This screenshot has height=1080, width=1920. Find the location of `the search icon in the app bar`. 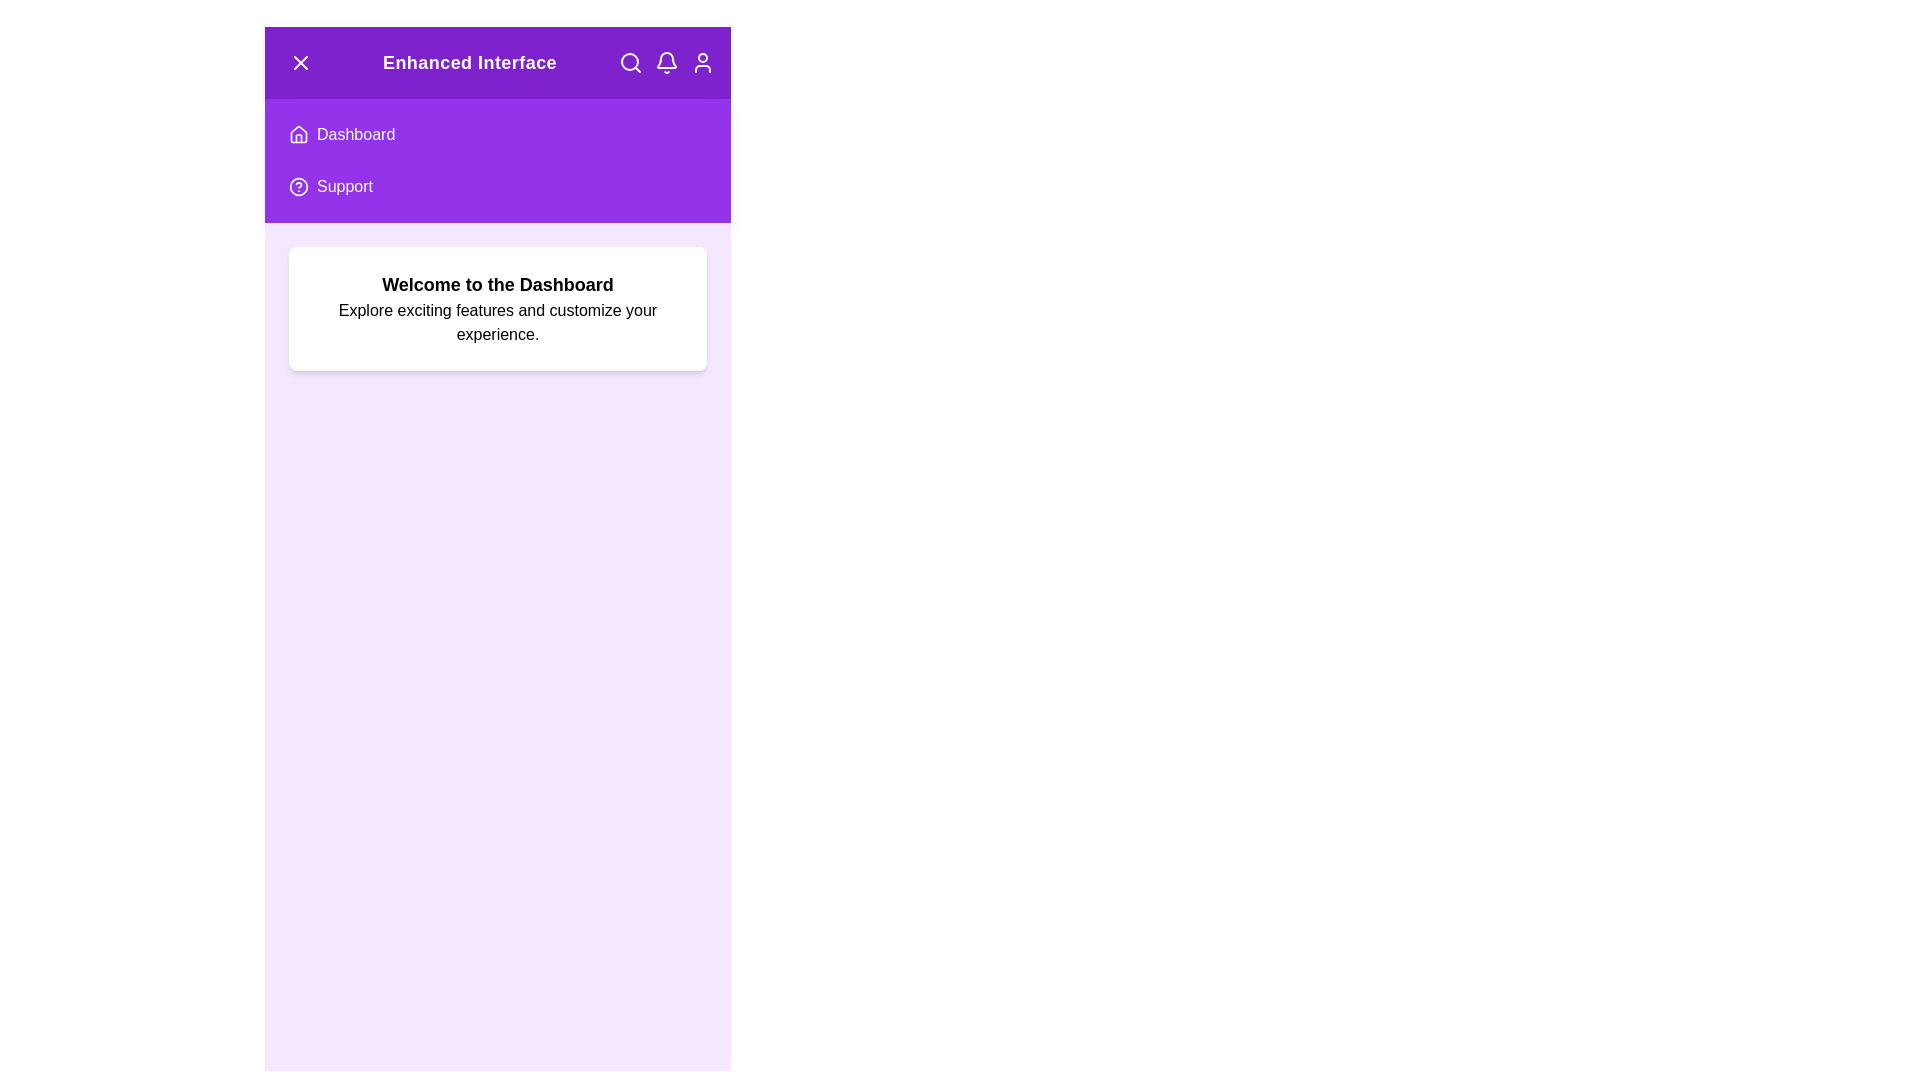

the search icon in the app bar is located at coordinates (629, 61).